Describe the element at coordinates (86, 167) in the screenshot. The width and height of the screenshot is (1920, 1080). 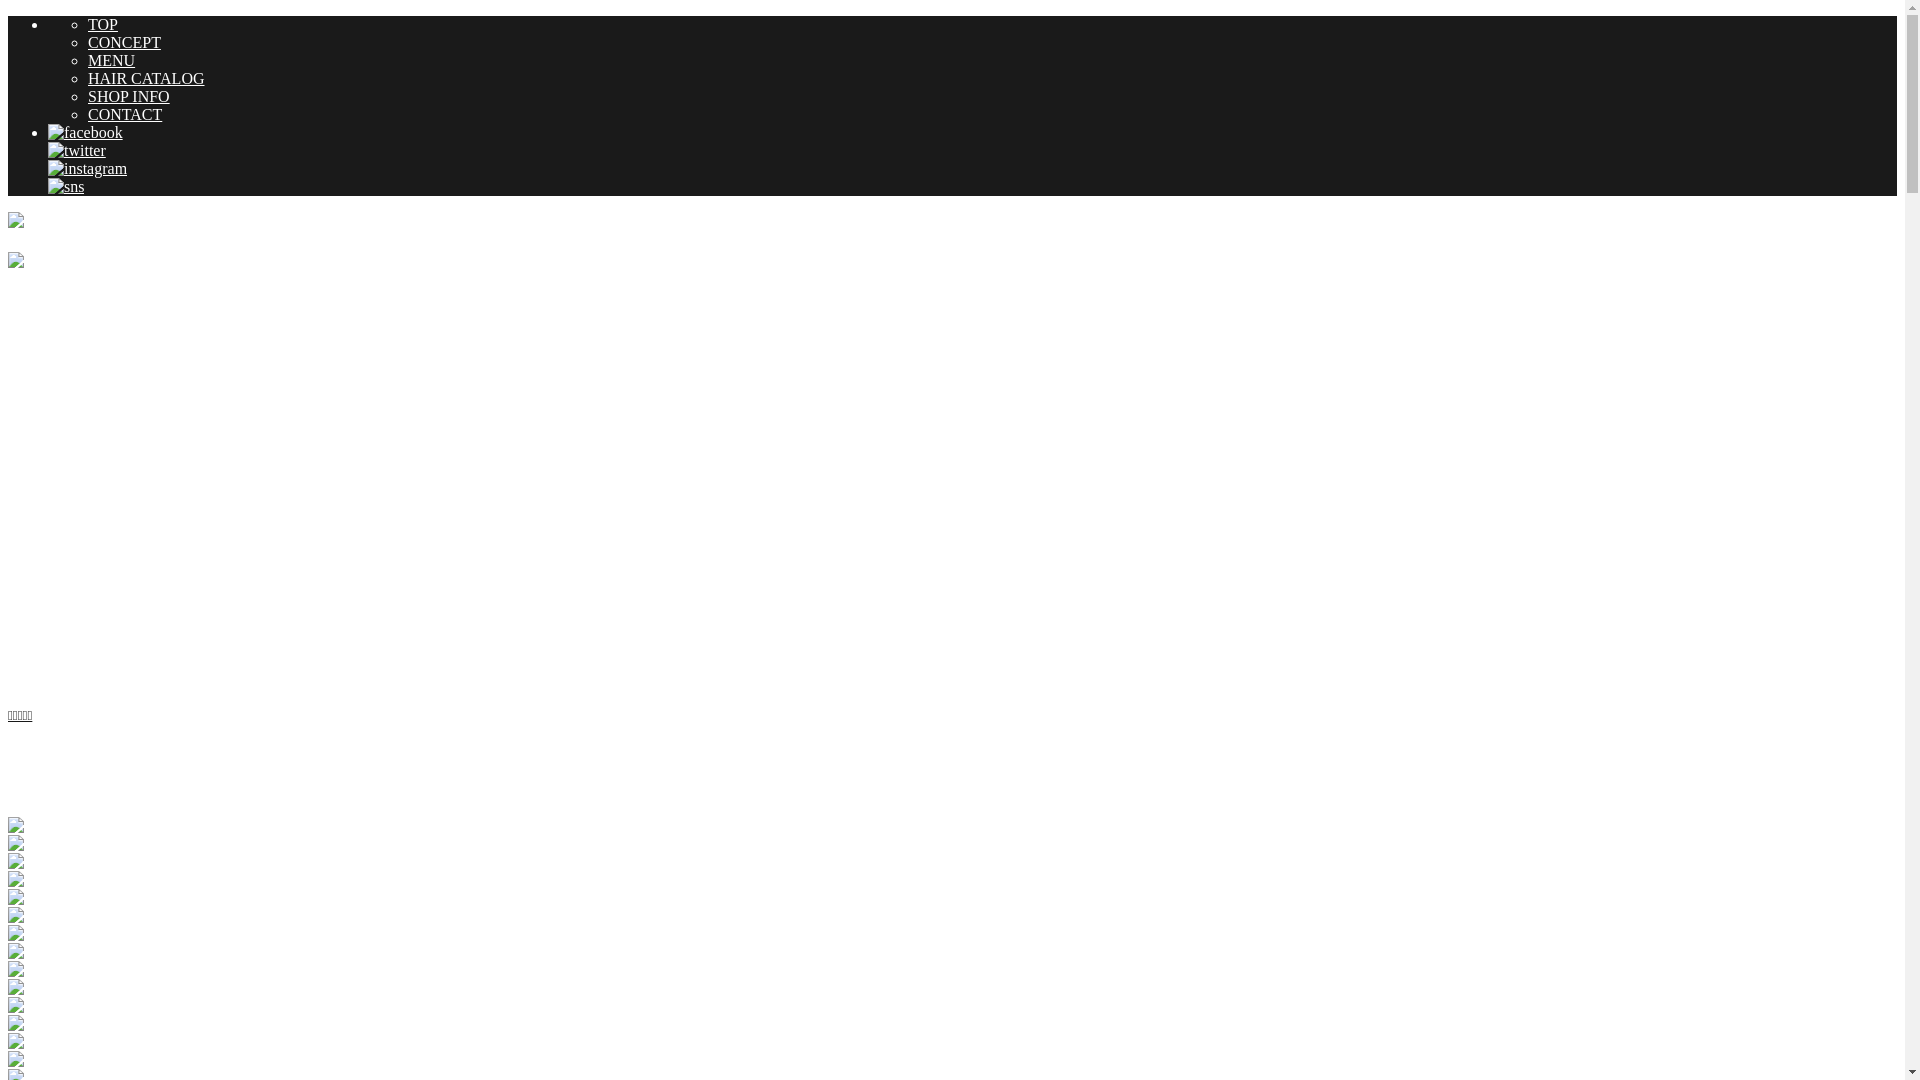
I see `'instagram'` at that location.